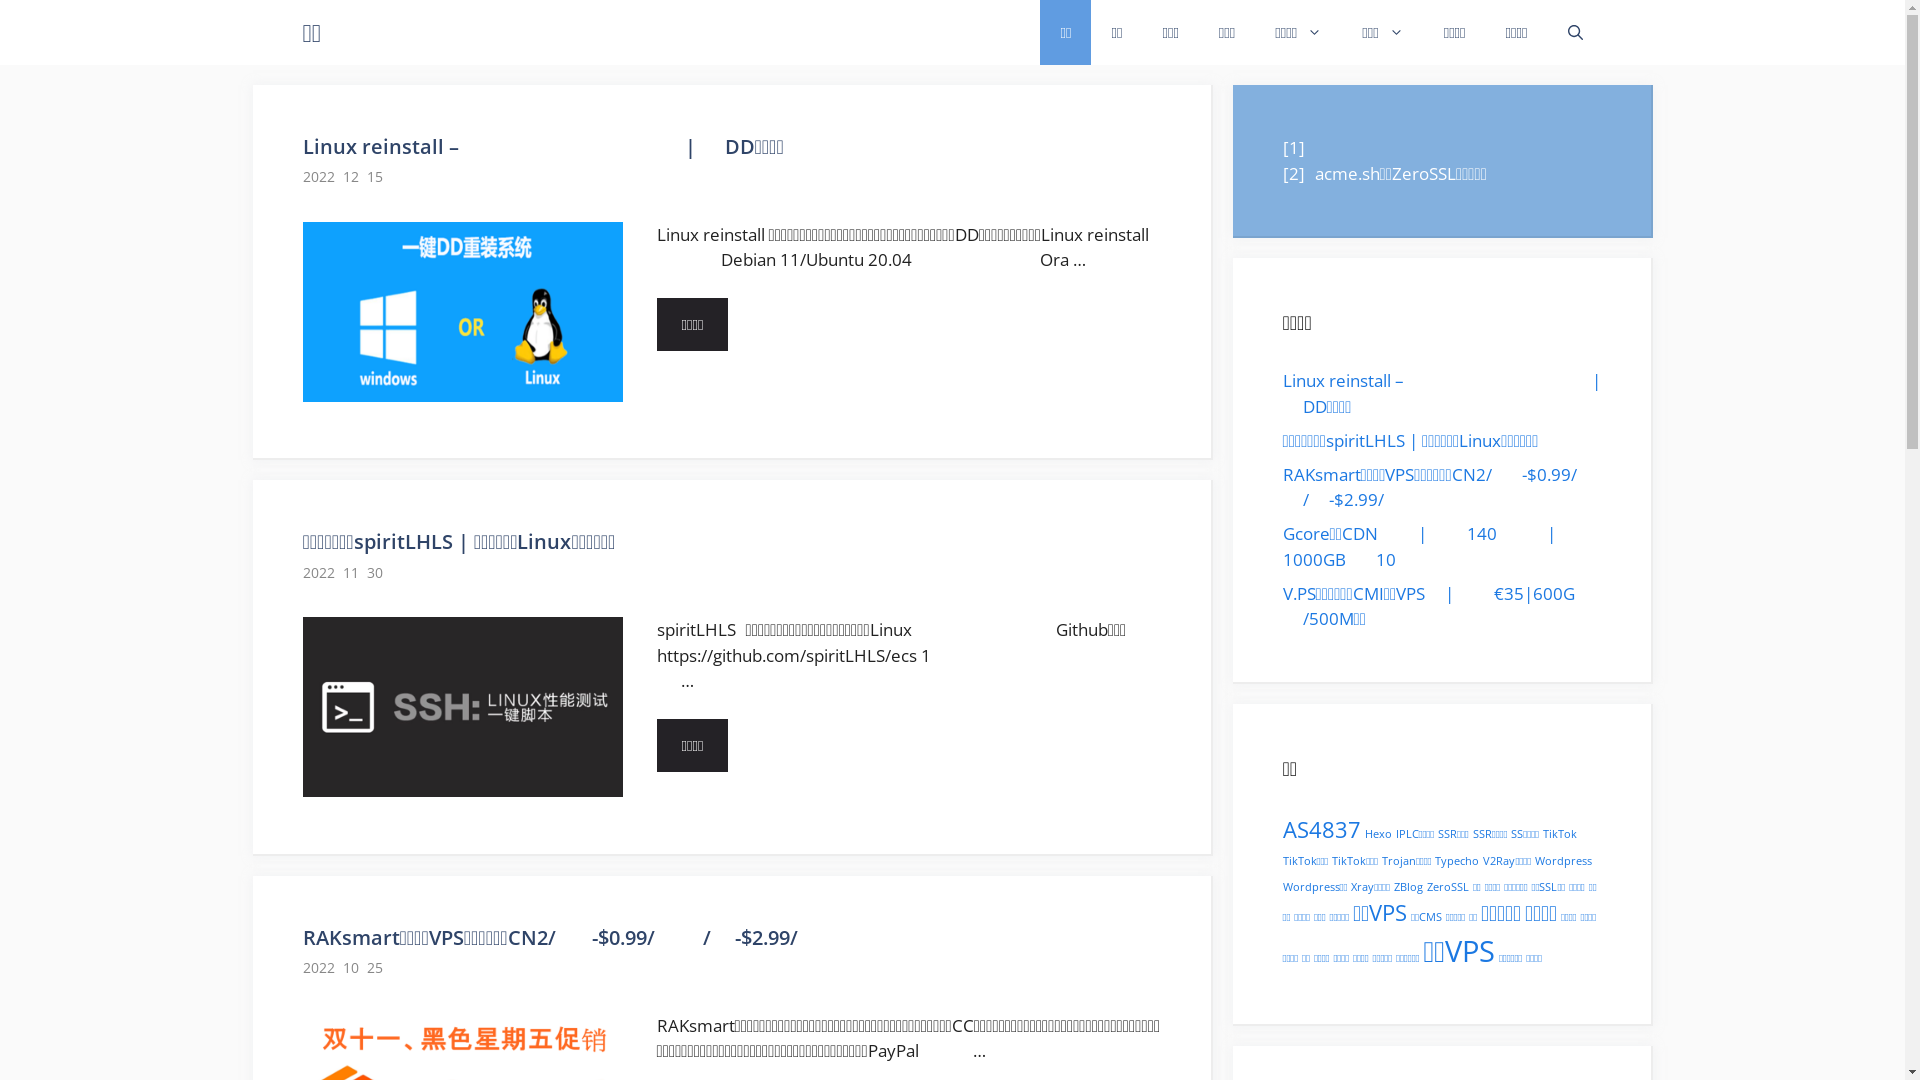 The height and width of the screenshot is (1080, 1920). Describe the element at coordinates (1448, 886) in the screenshot. I see `'ZeroSSL'` at that location.